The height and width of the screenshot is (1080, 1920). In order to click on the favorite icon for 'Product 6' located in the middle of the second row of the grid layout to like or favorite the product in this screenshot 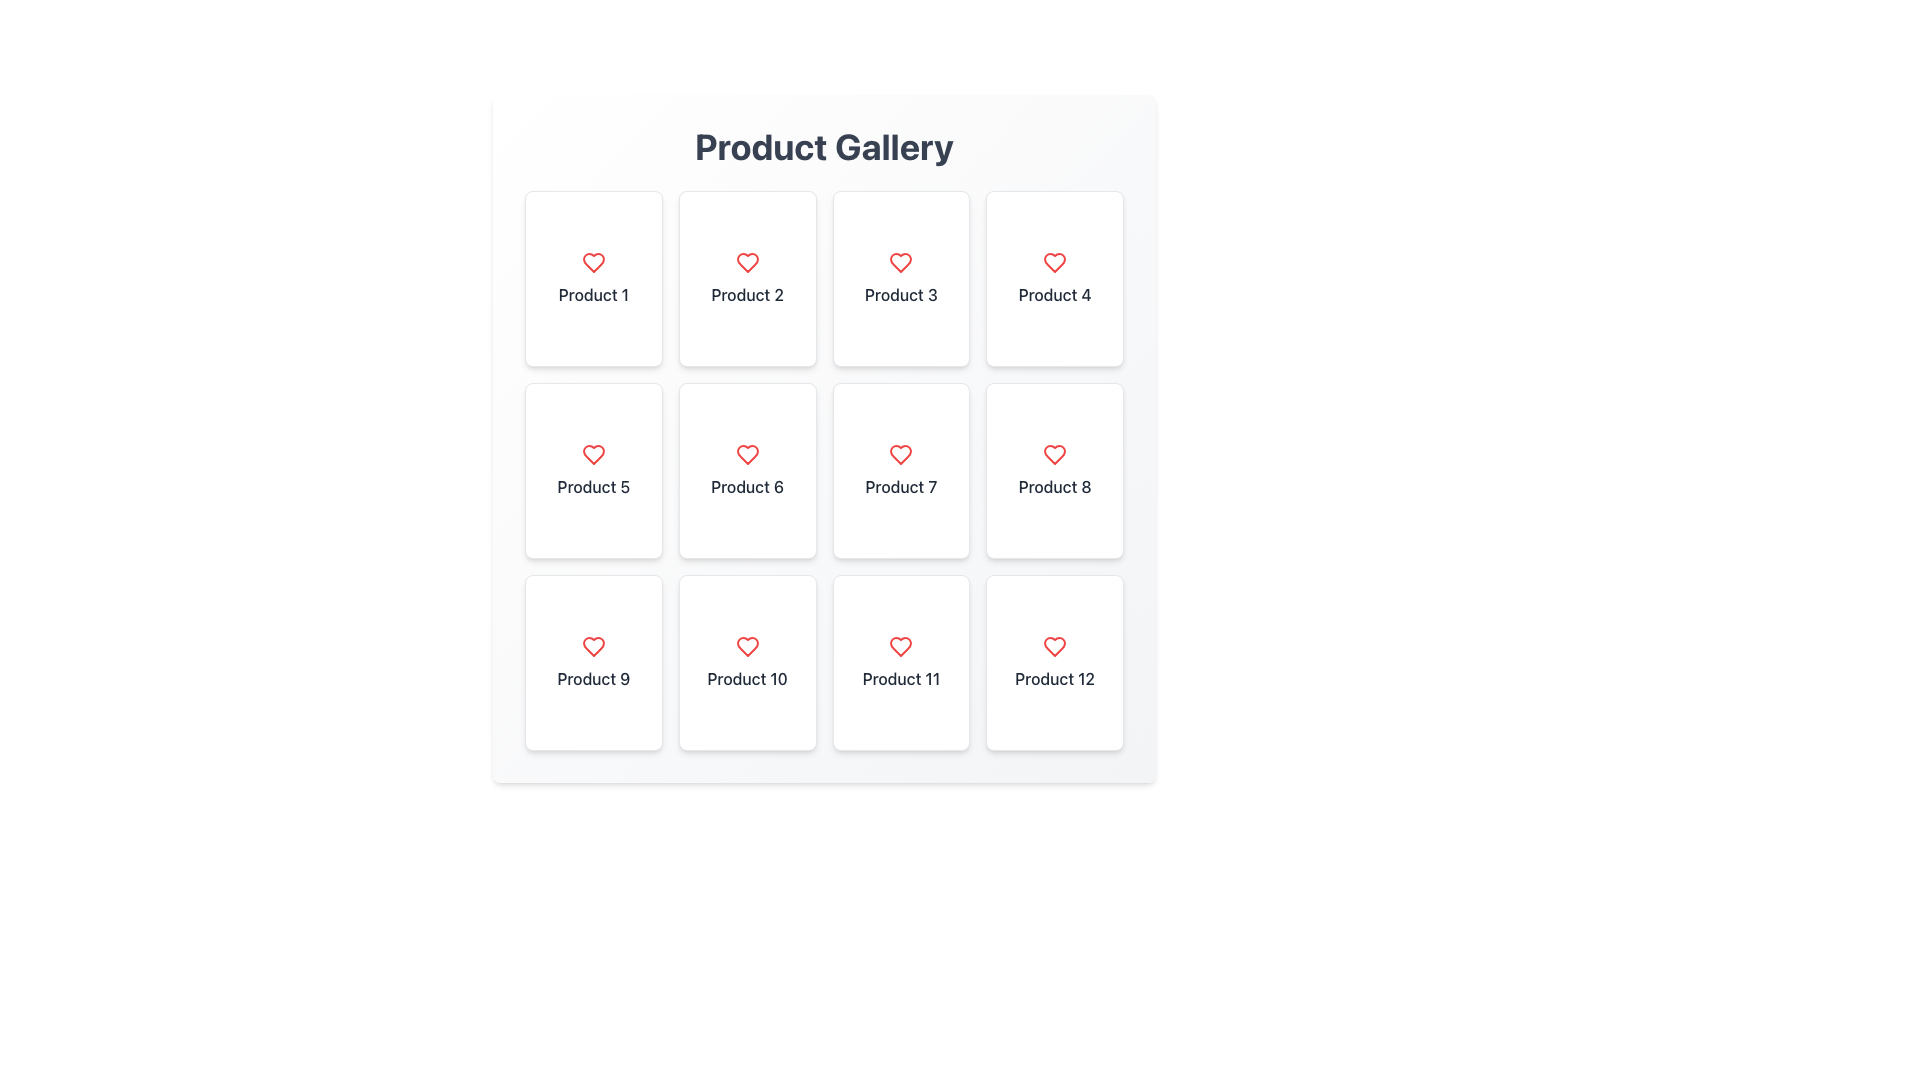, I will do `click(746, 455)`.